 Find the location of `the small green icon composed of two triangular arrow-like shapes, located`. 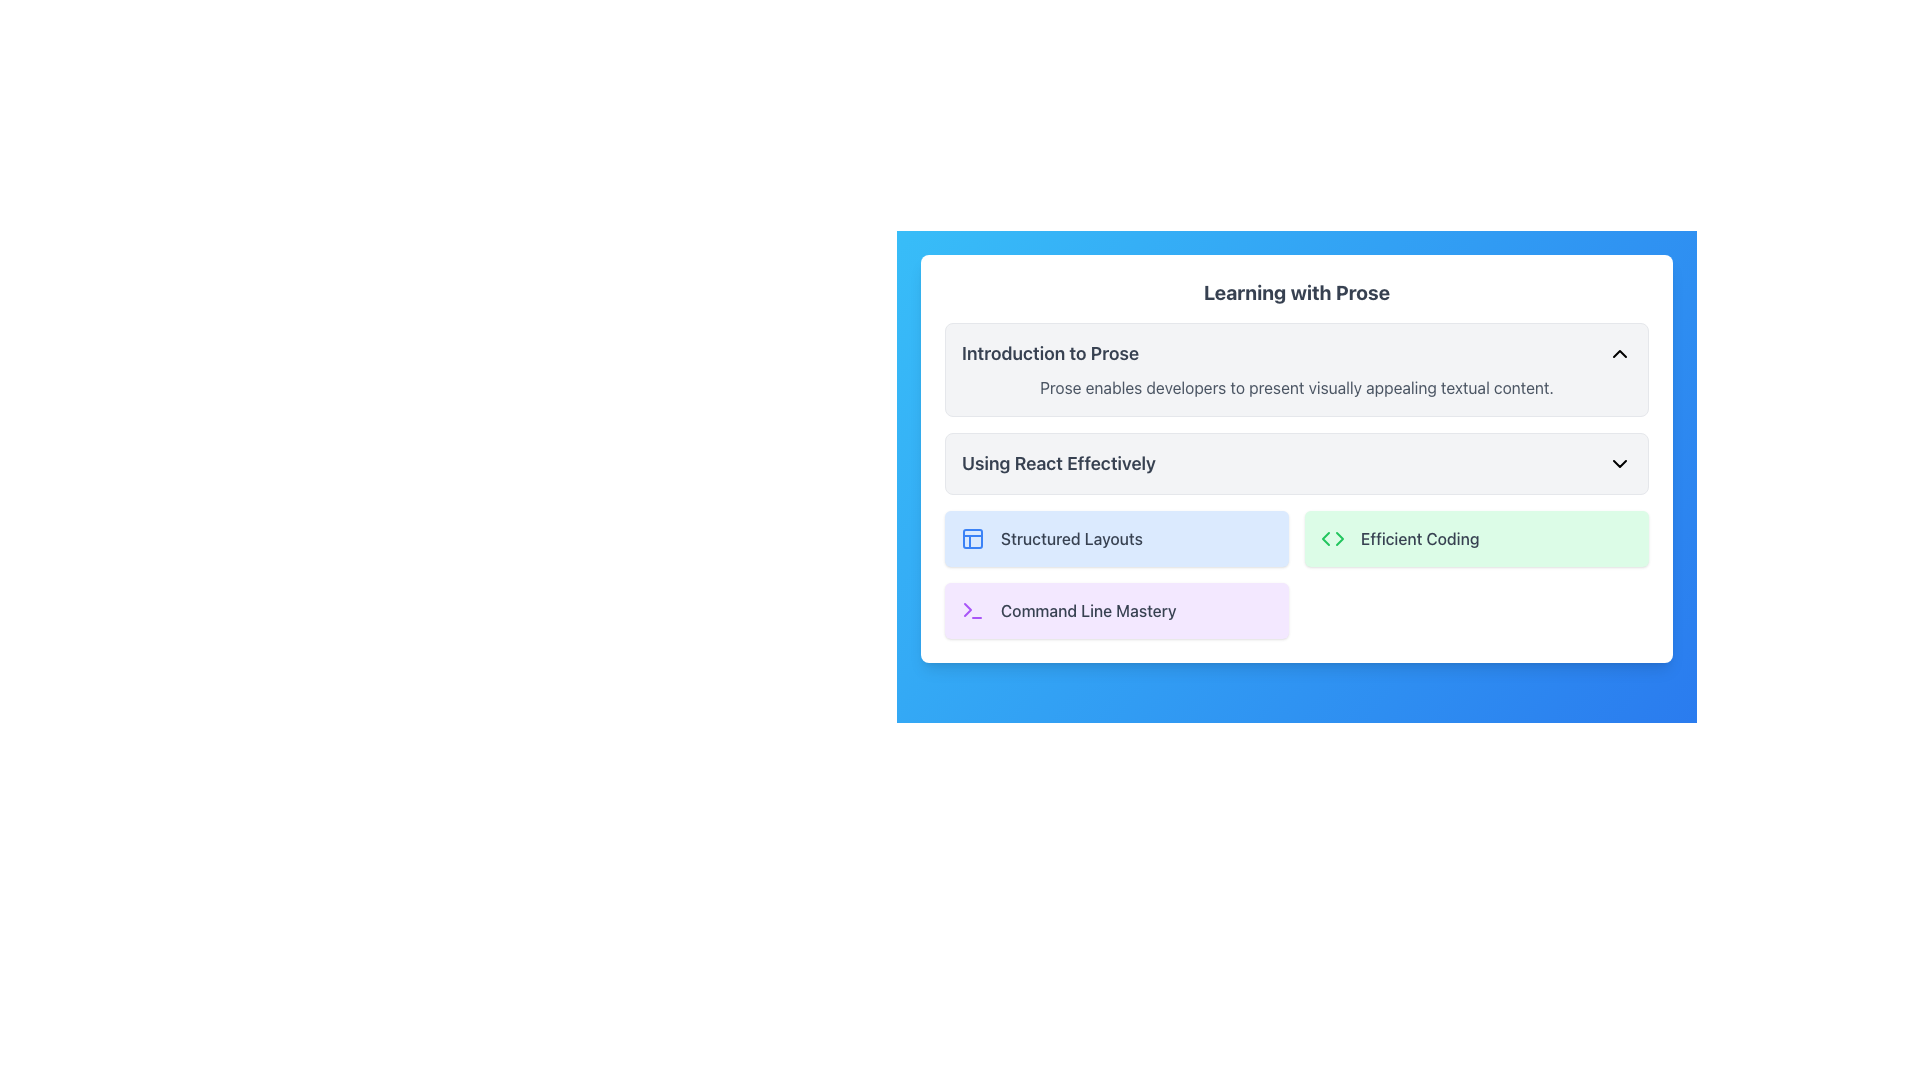

the small green icon composed of two triangular arrow-like shapes, located is located at coordinates (1333, 538).